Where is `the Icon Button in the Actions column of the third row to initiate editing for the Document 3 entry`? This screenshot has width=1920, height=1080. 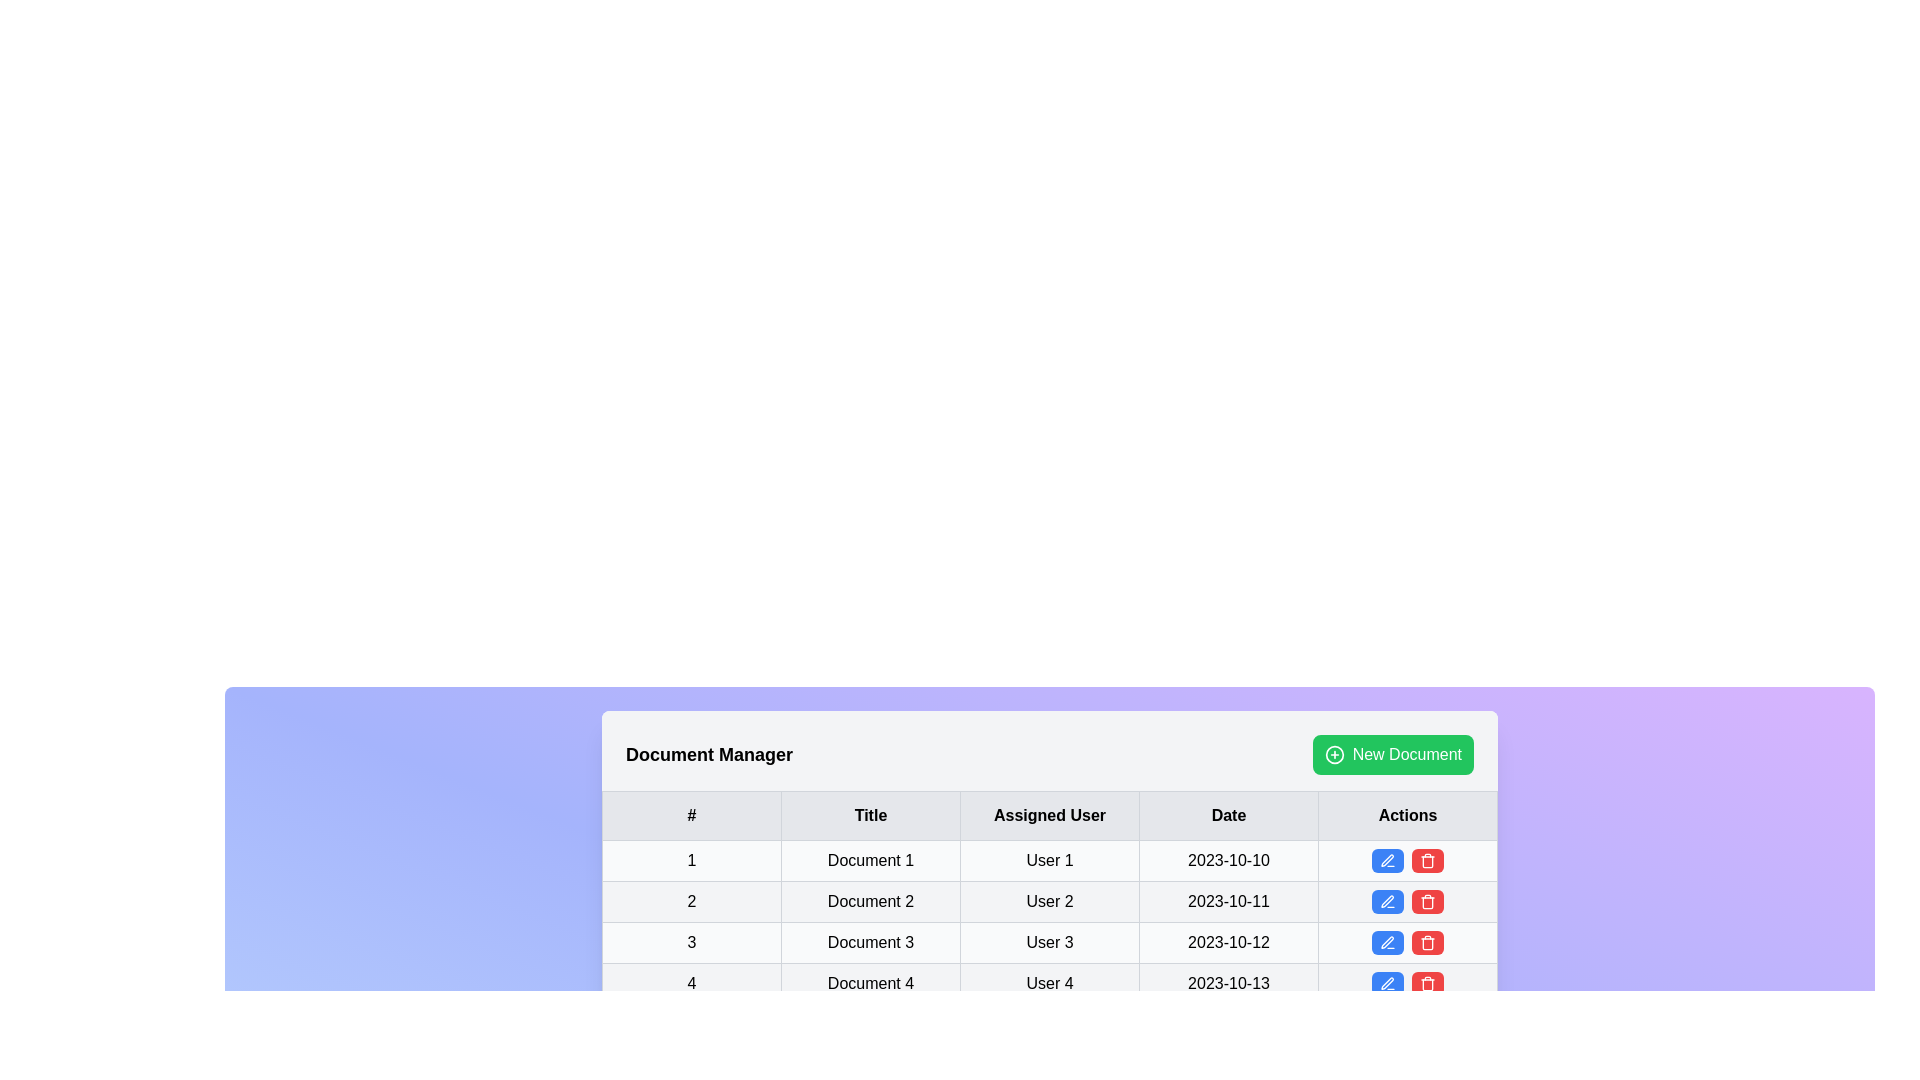 the Icon Button in the Actions column of the third row to initiate editing for the Document 3 entry is located at coordinates (1386, 942).